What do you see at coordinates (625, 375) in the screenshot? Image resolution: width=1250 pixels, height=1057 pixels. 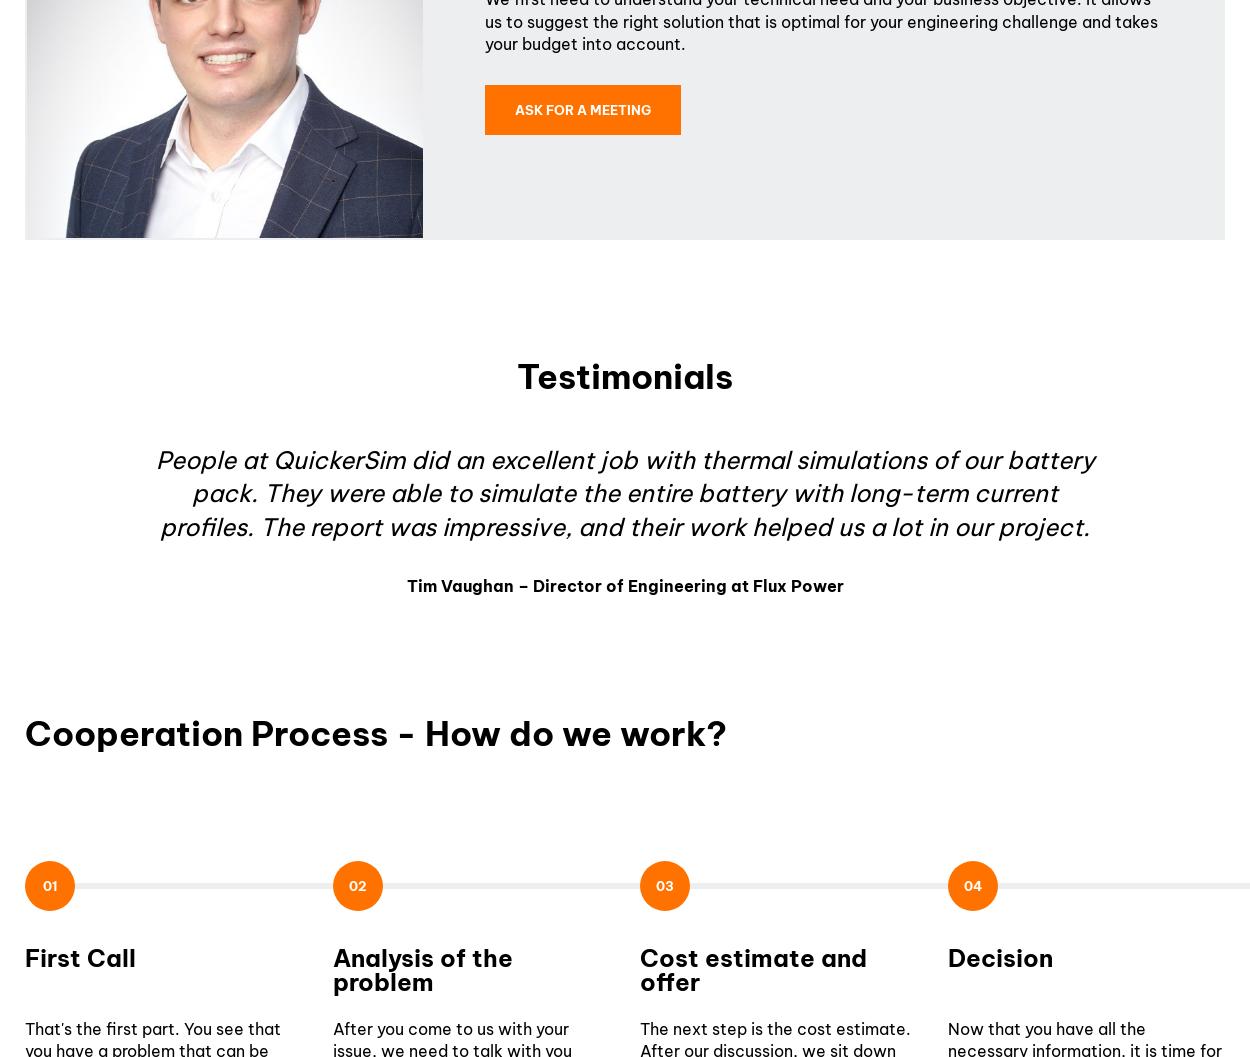 I see `'Testimonials'` at bounding box center [625, 375].